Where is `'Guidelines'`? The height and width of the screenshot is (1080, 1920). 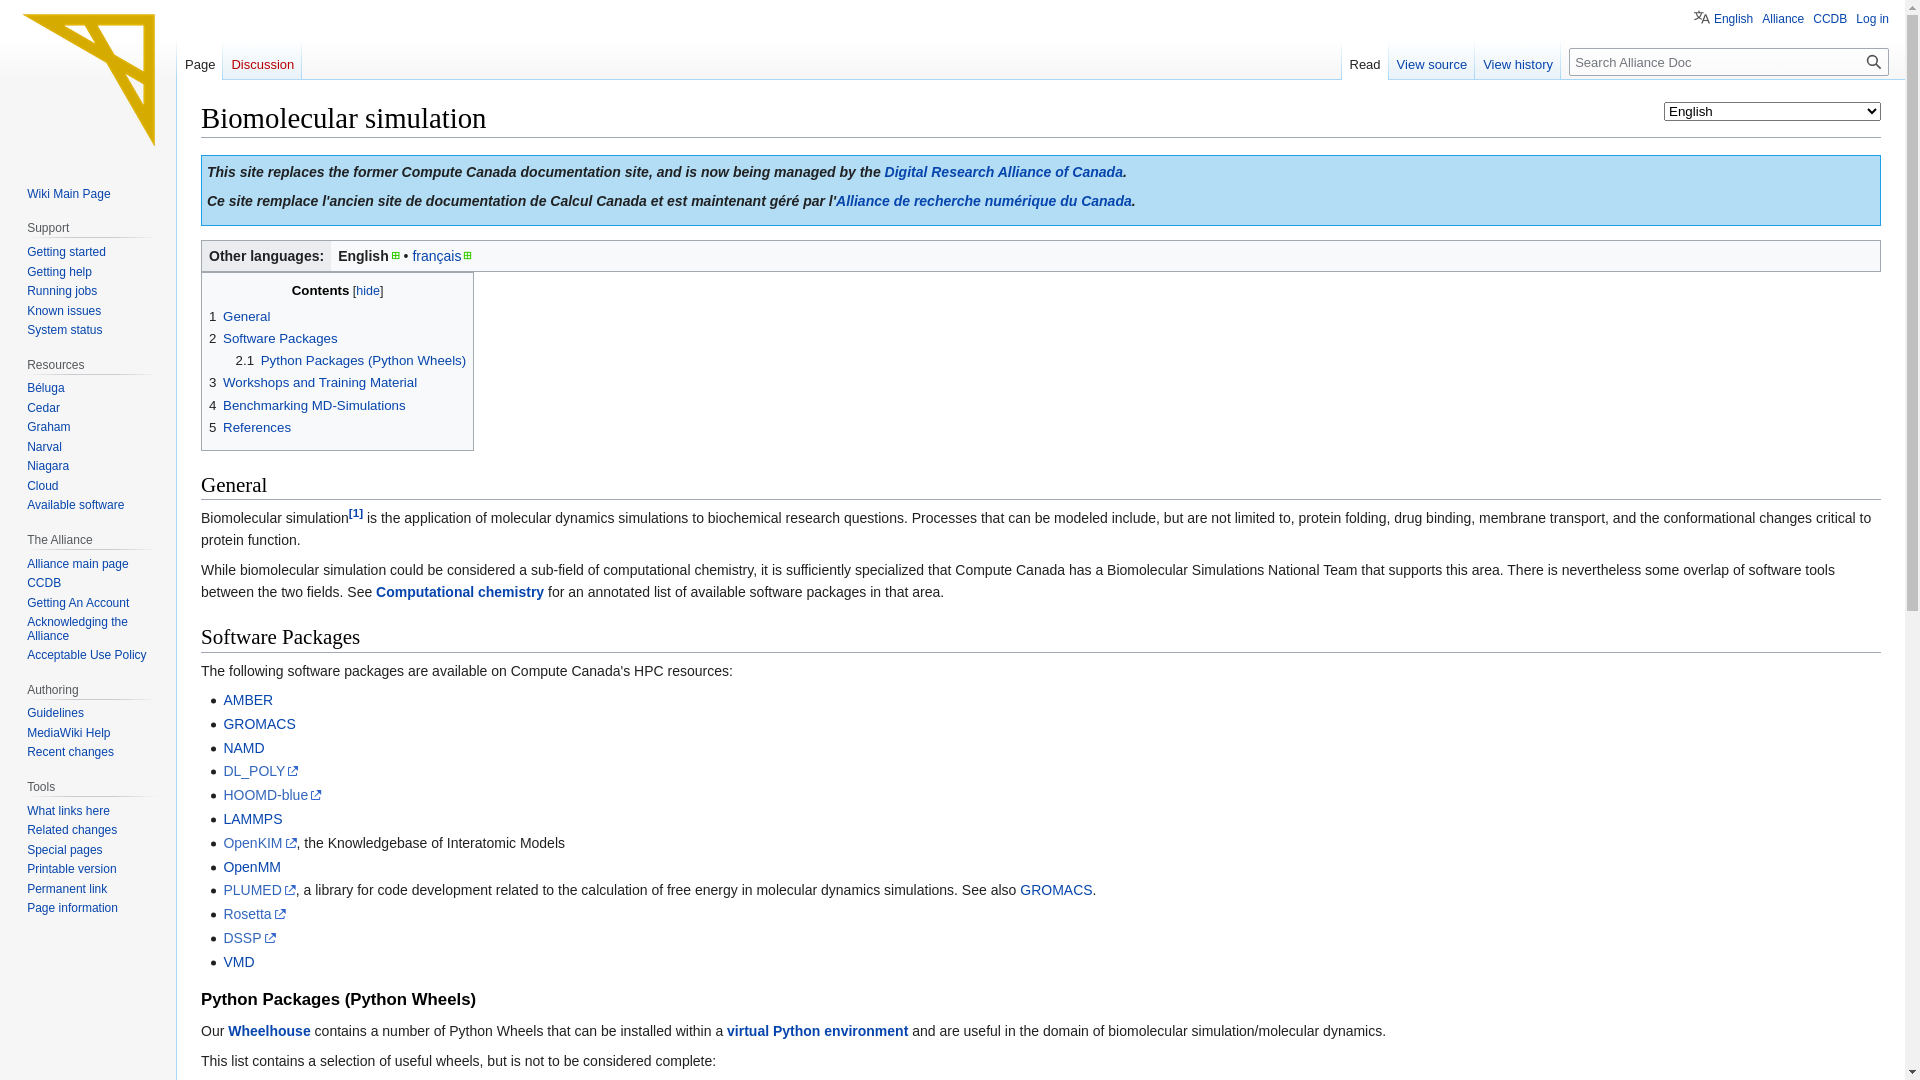 'Guidelines' is located at coordinates (55, 712).